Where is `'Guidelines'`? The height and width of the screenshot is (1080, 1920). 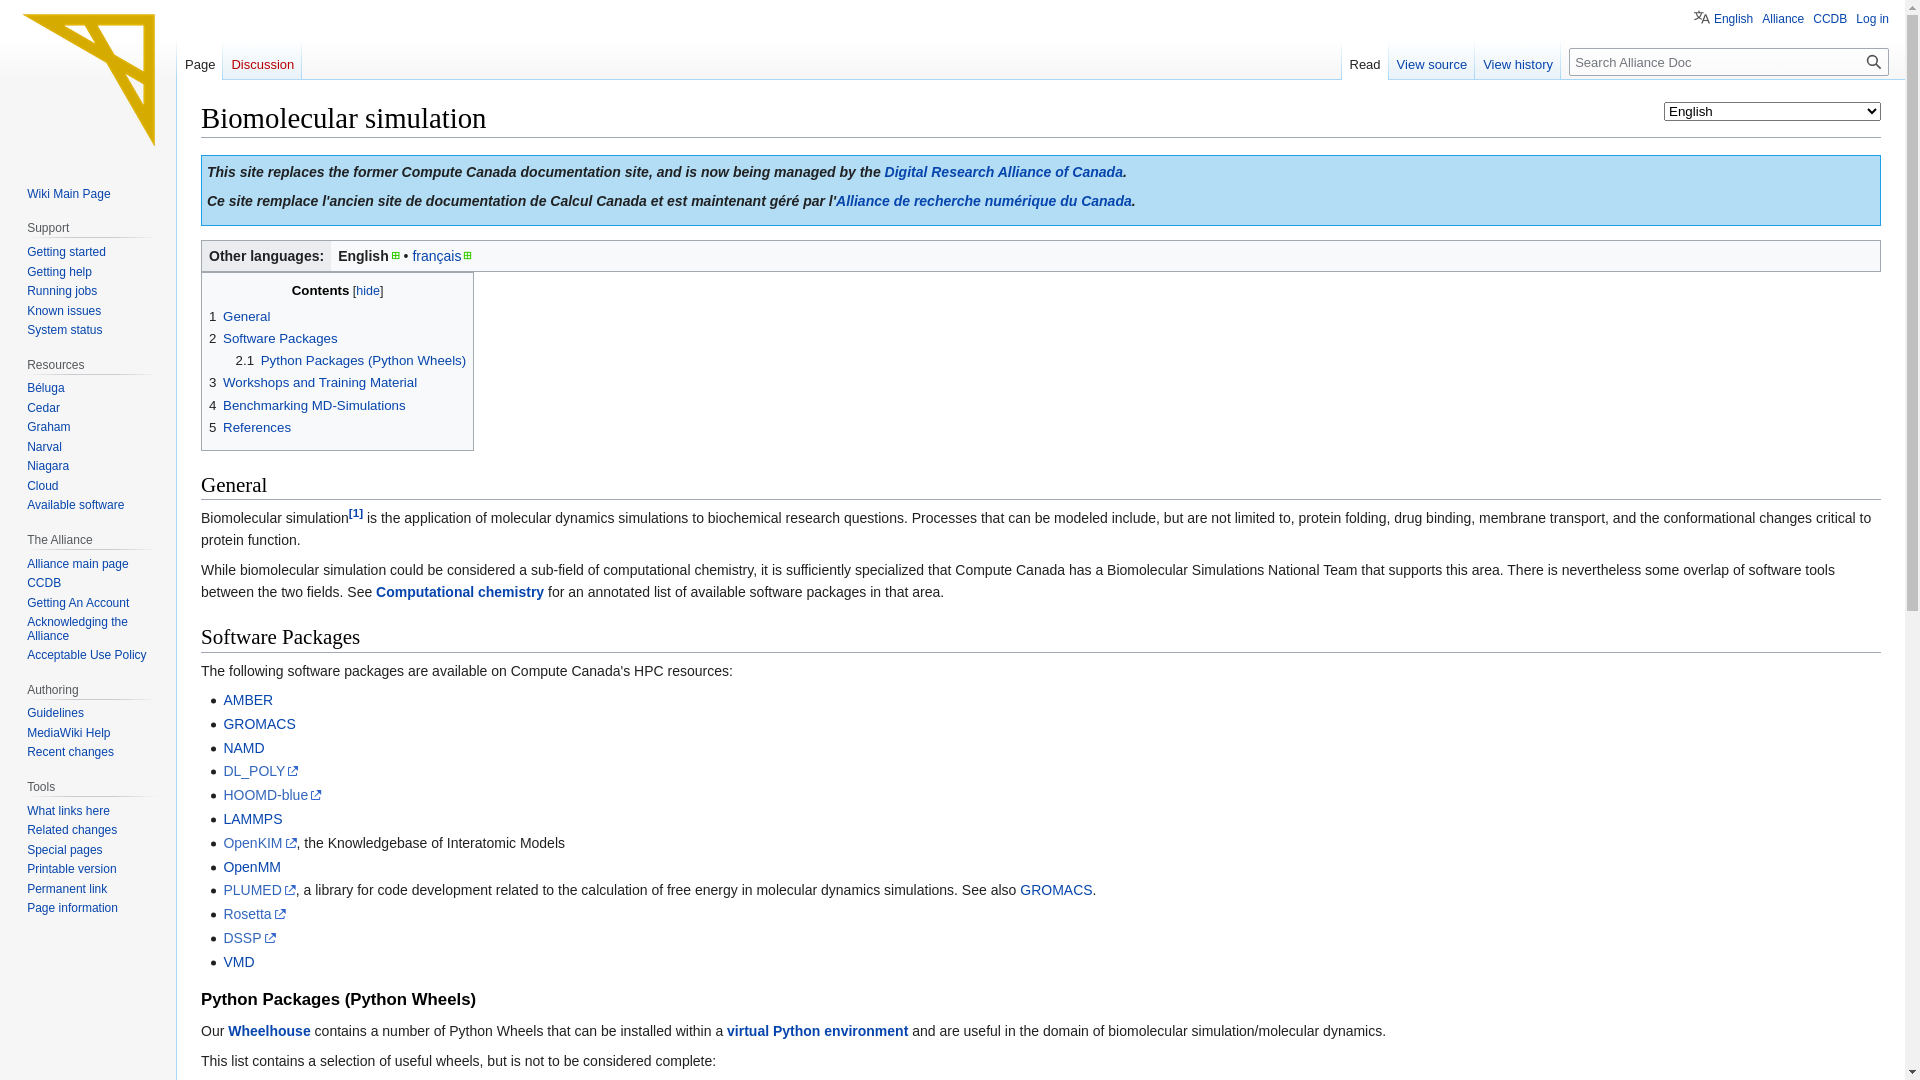 'Guidelines' is located at coordinates (55, 712).